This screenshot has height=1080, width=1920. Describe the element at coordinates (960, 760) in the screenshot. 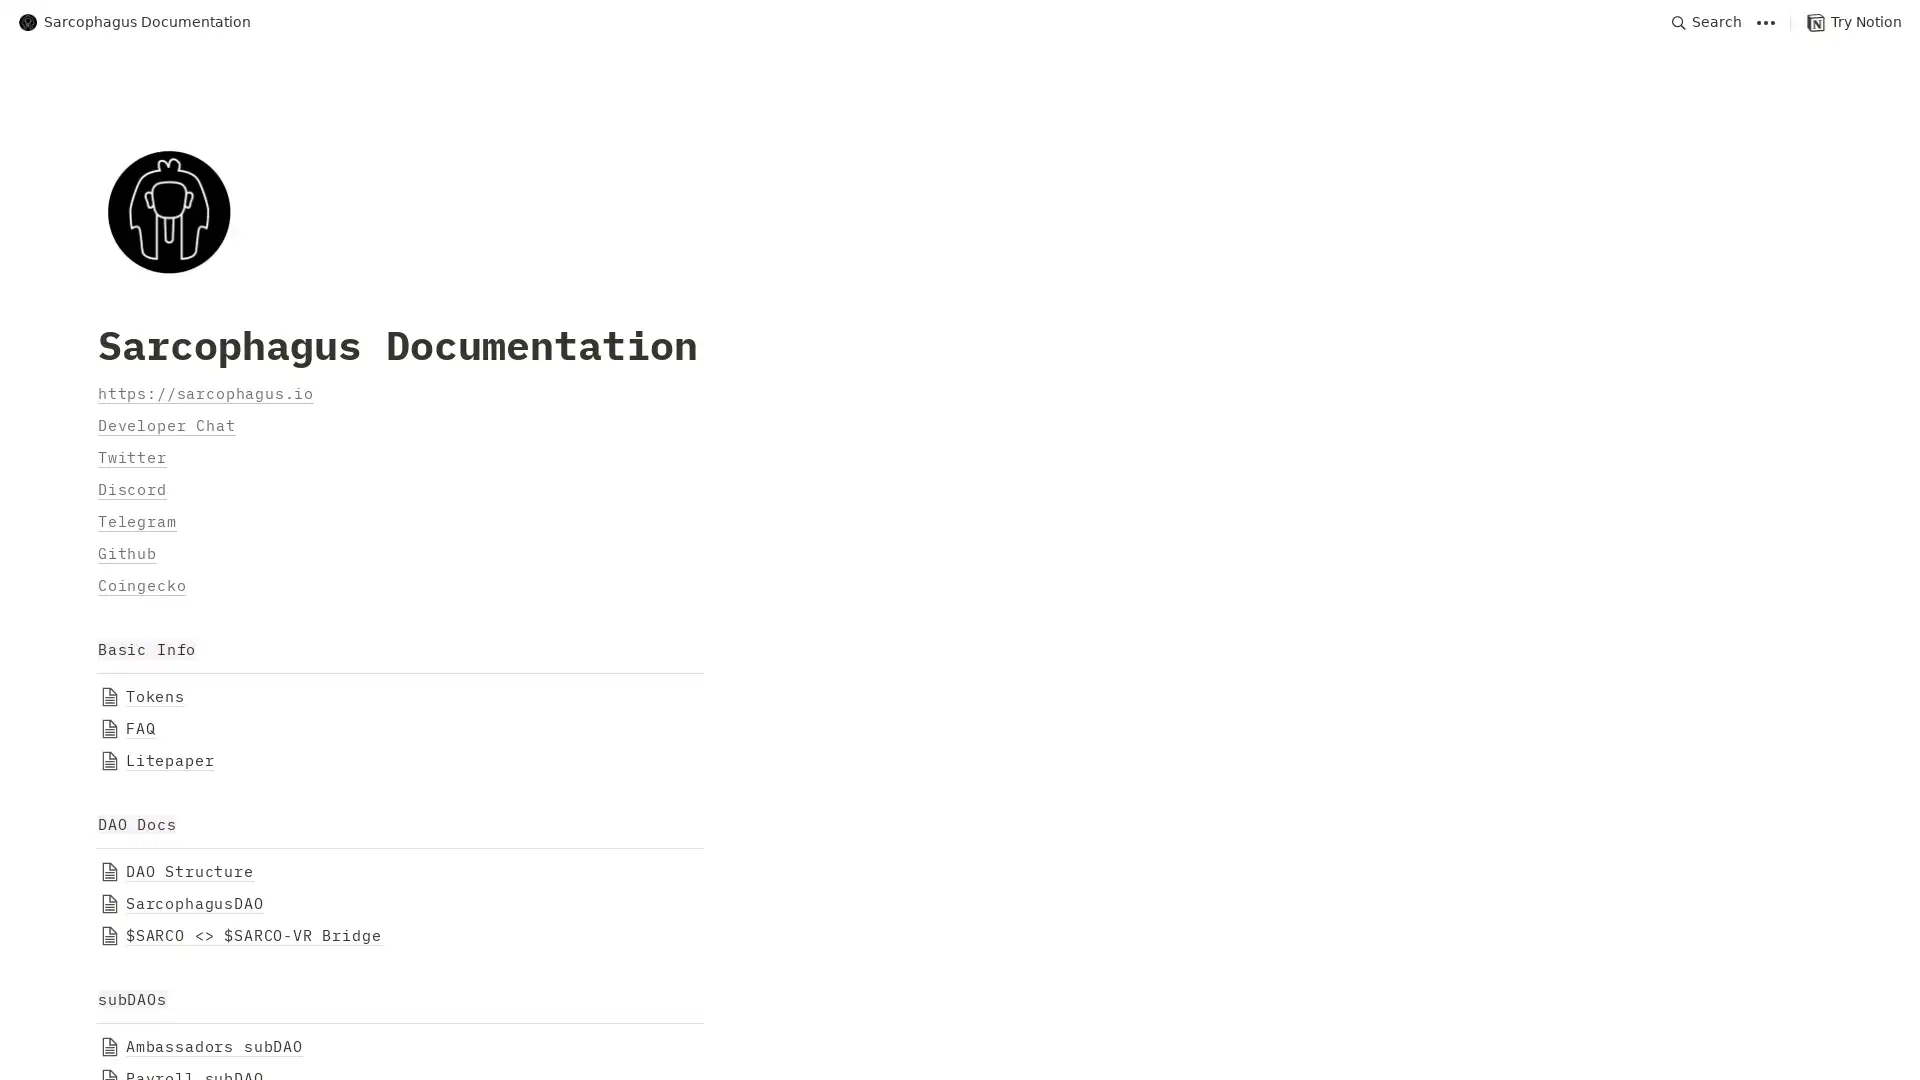

I see `Litepaper` at that location.